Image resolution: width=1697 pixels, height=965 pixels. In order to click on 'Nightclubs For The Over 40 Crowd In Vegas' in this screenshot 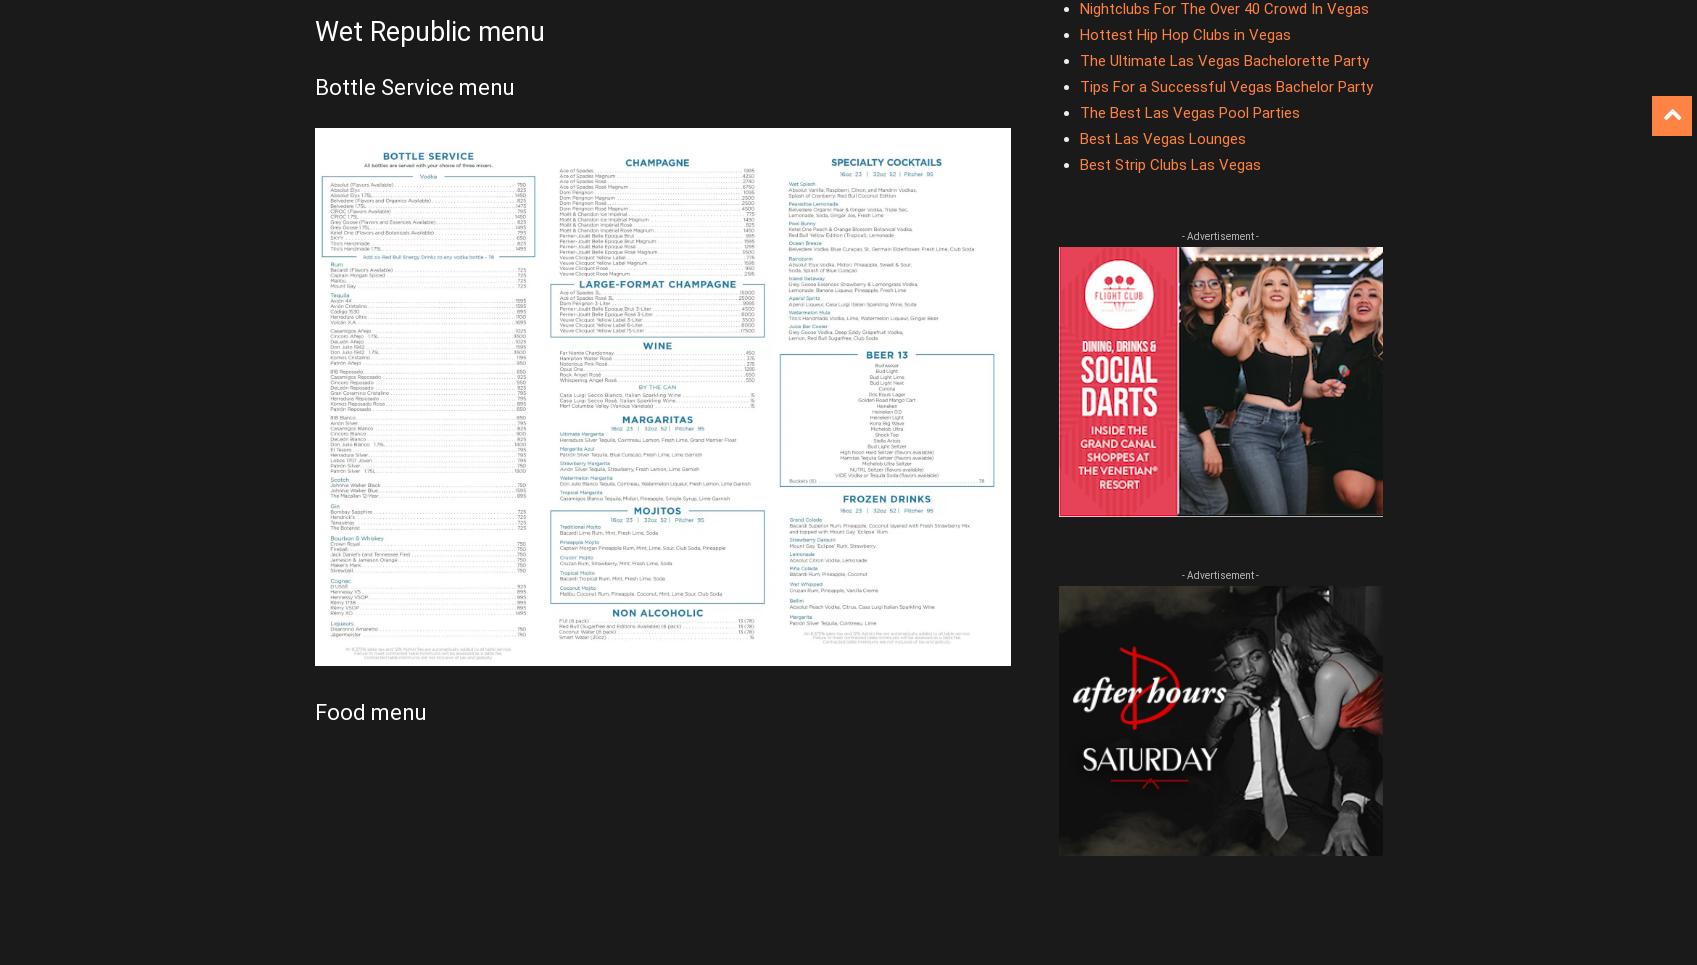, I will do `click(1222, 7)`.